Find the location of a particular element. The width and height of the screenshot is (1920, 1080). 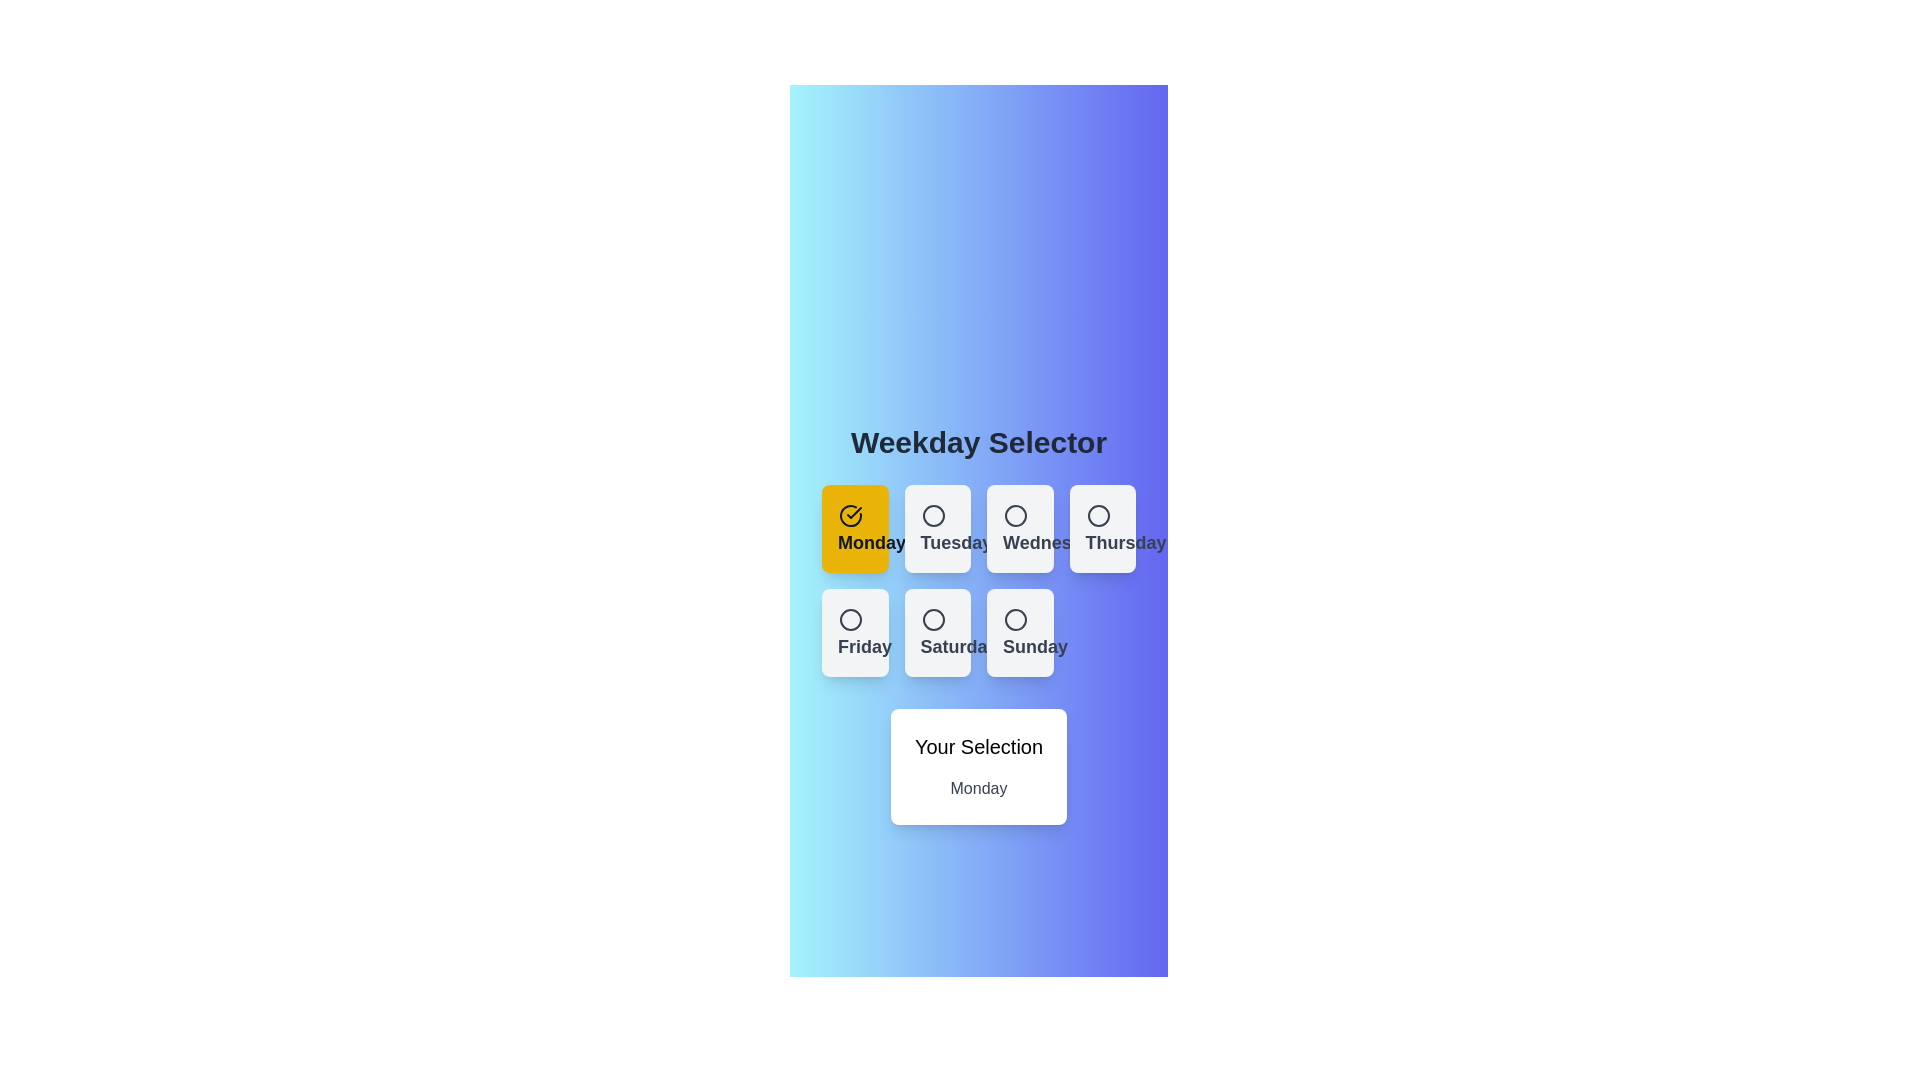

the button corresponding to Saturday is located at coordinates (936, 632).